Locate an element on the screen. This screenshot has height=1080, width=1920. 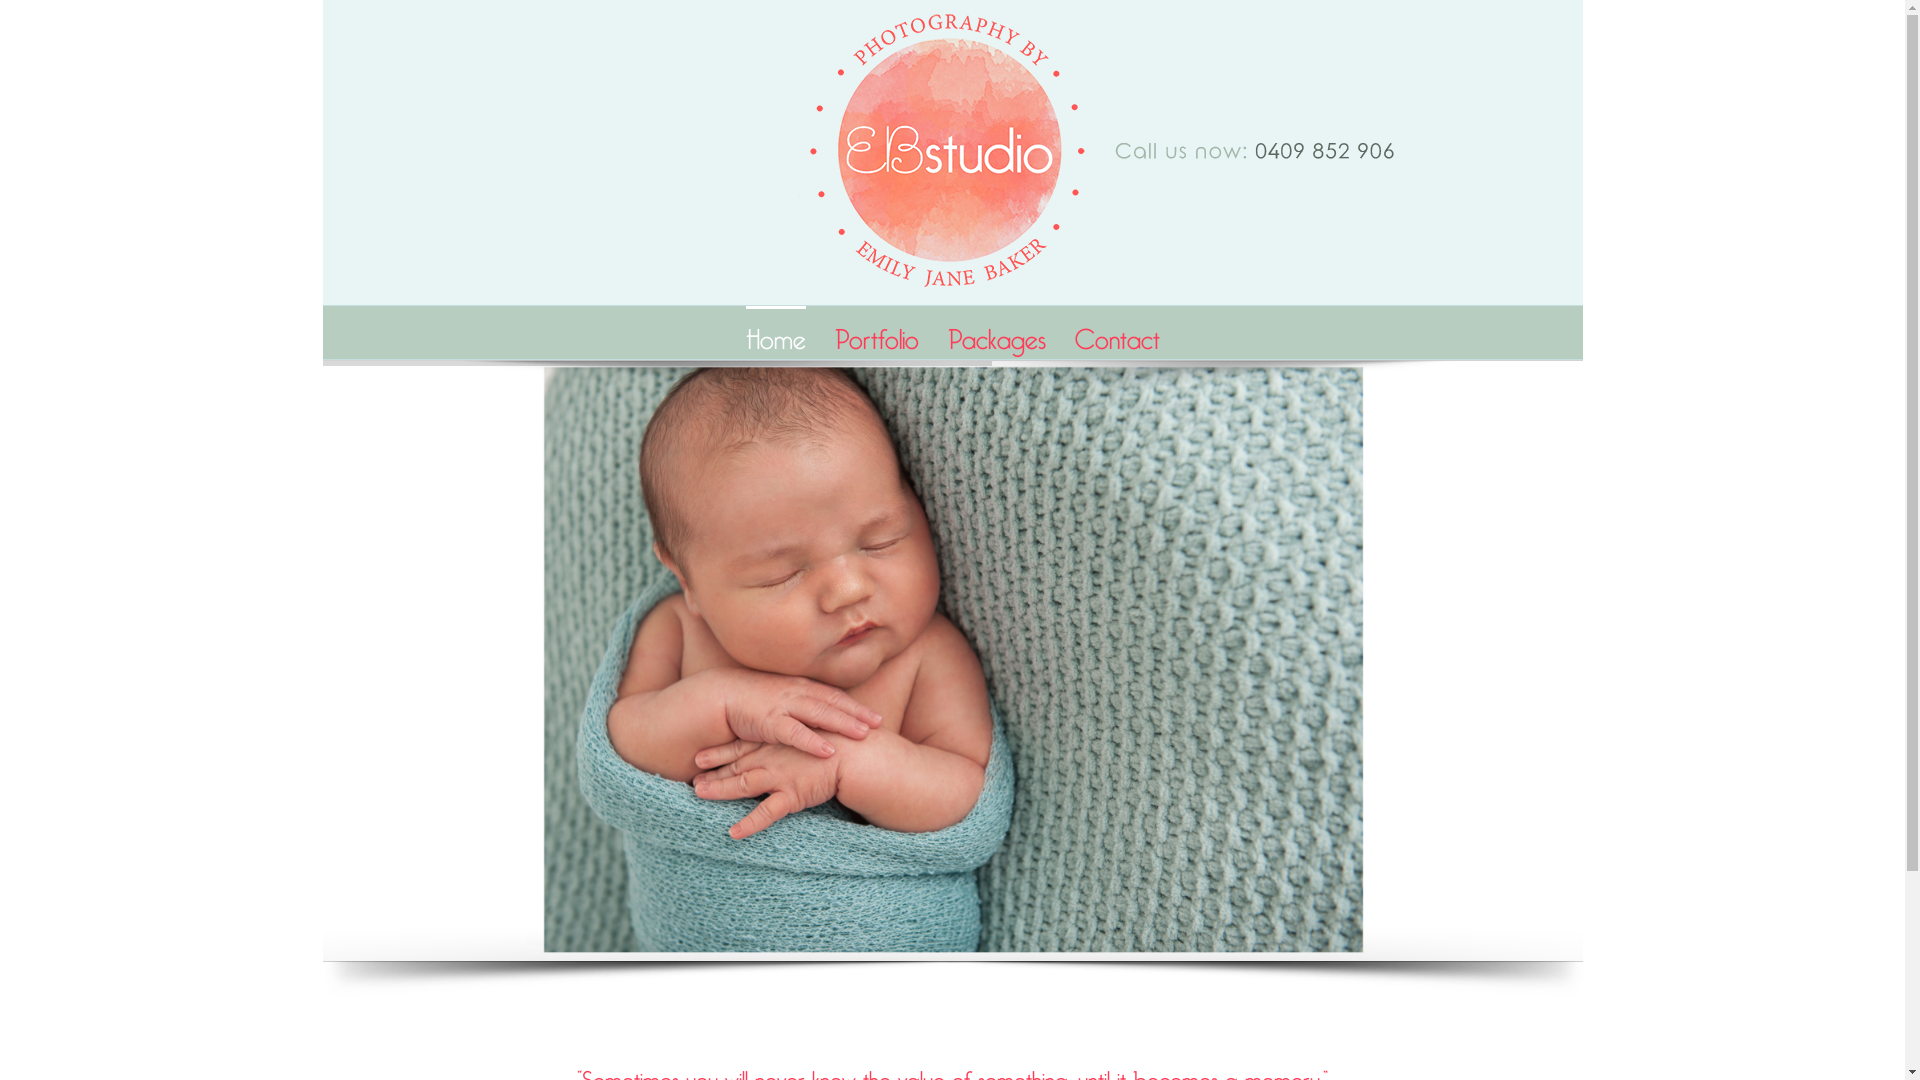
'Portfolio' is located at coordinates (876, 331).